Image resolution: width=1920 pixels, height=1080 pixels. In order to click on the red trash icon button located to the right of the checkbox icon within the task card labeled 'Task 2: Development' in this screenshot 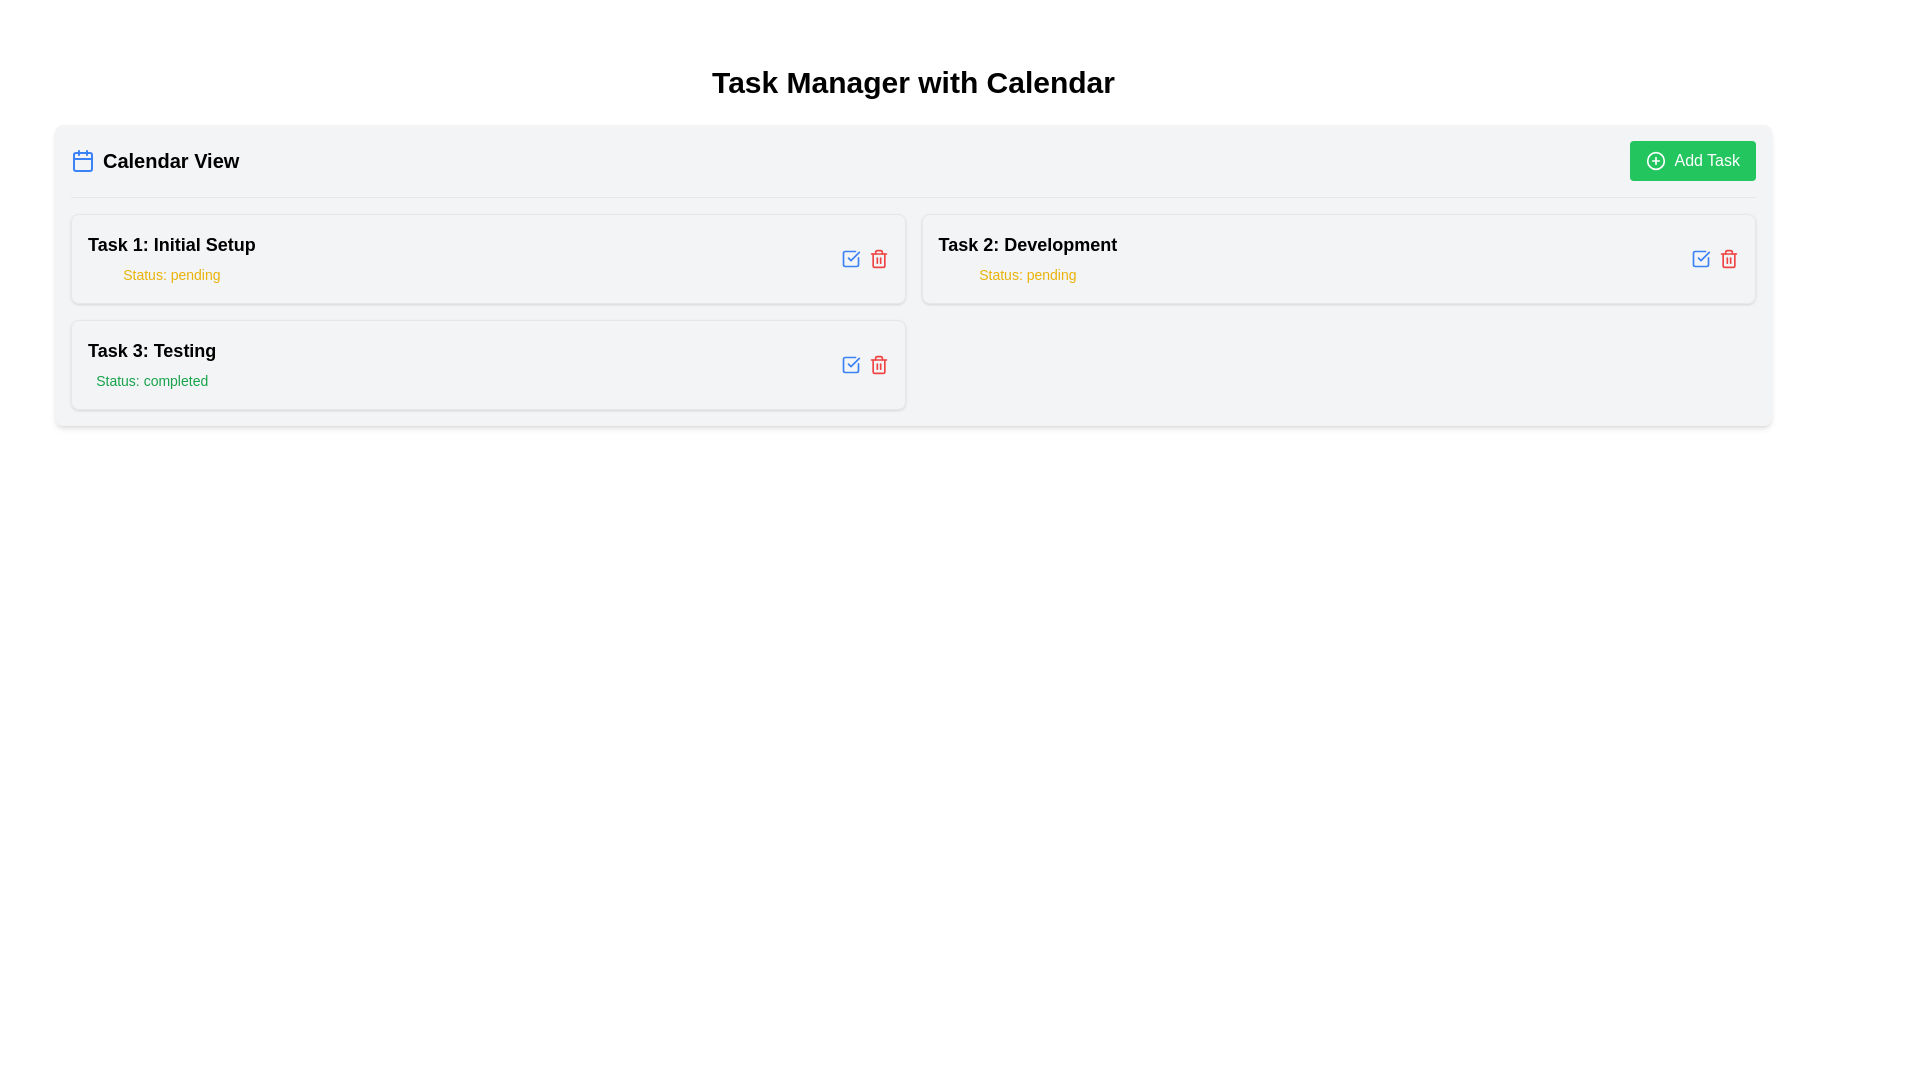, I will do `click(1727, 257)`.